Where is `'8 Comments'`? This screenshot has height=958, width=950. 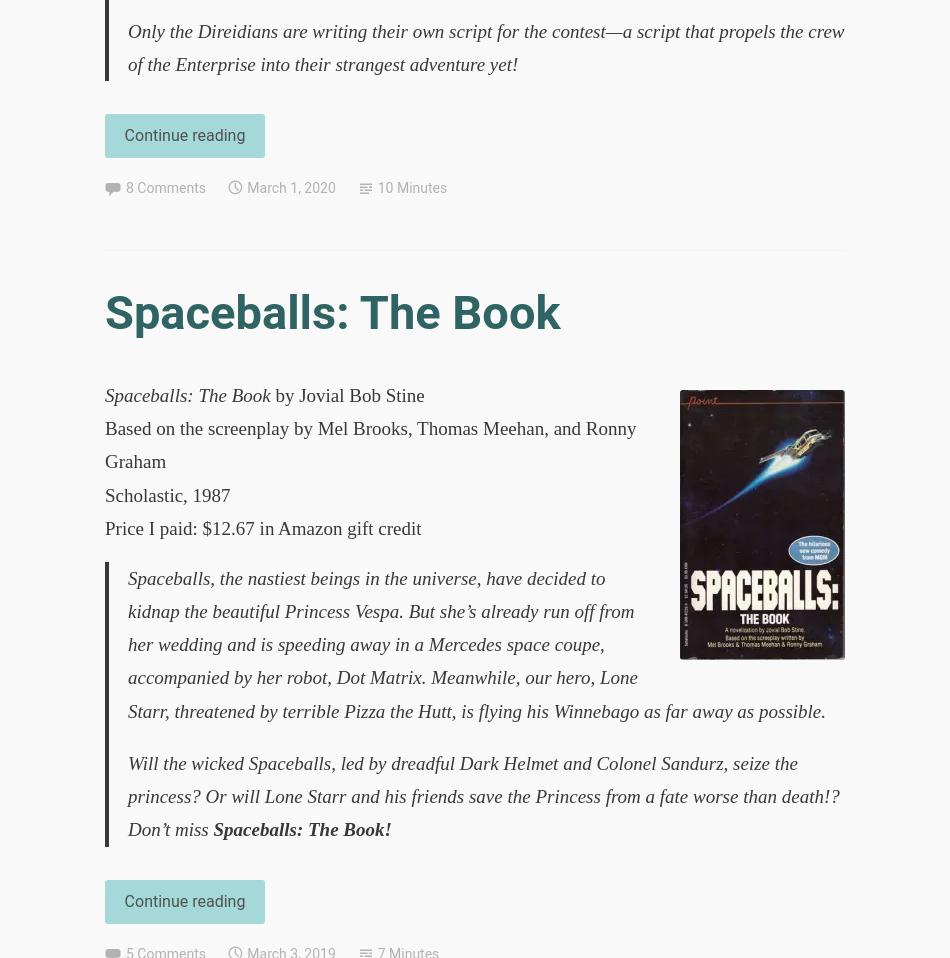
'8 Comments' is located at coordinates (165, 186).